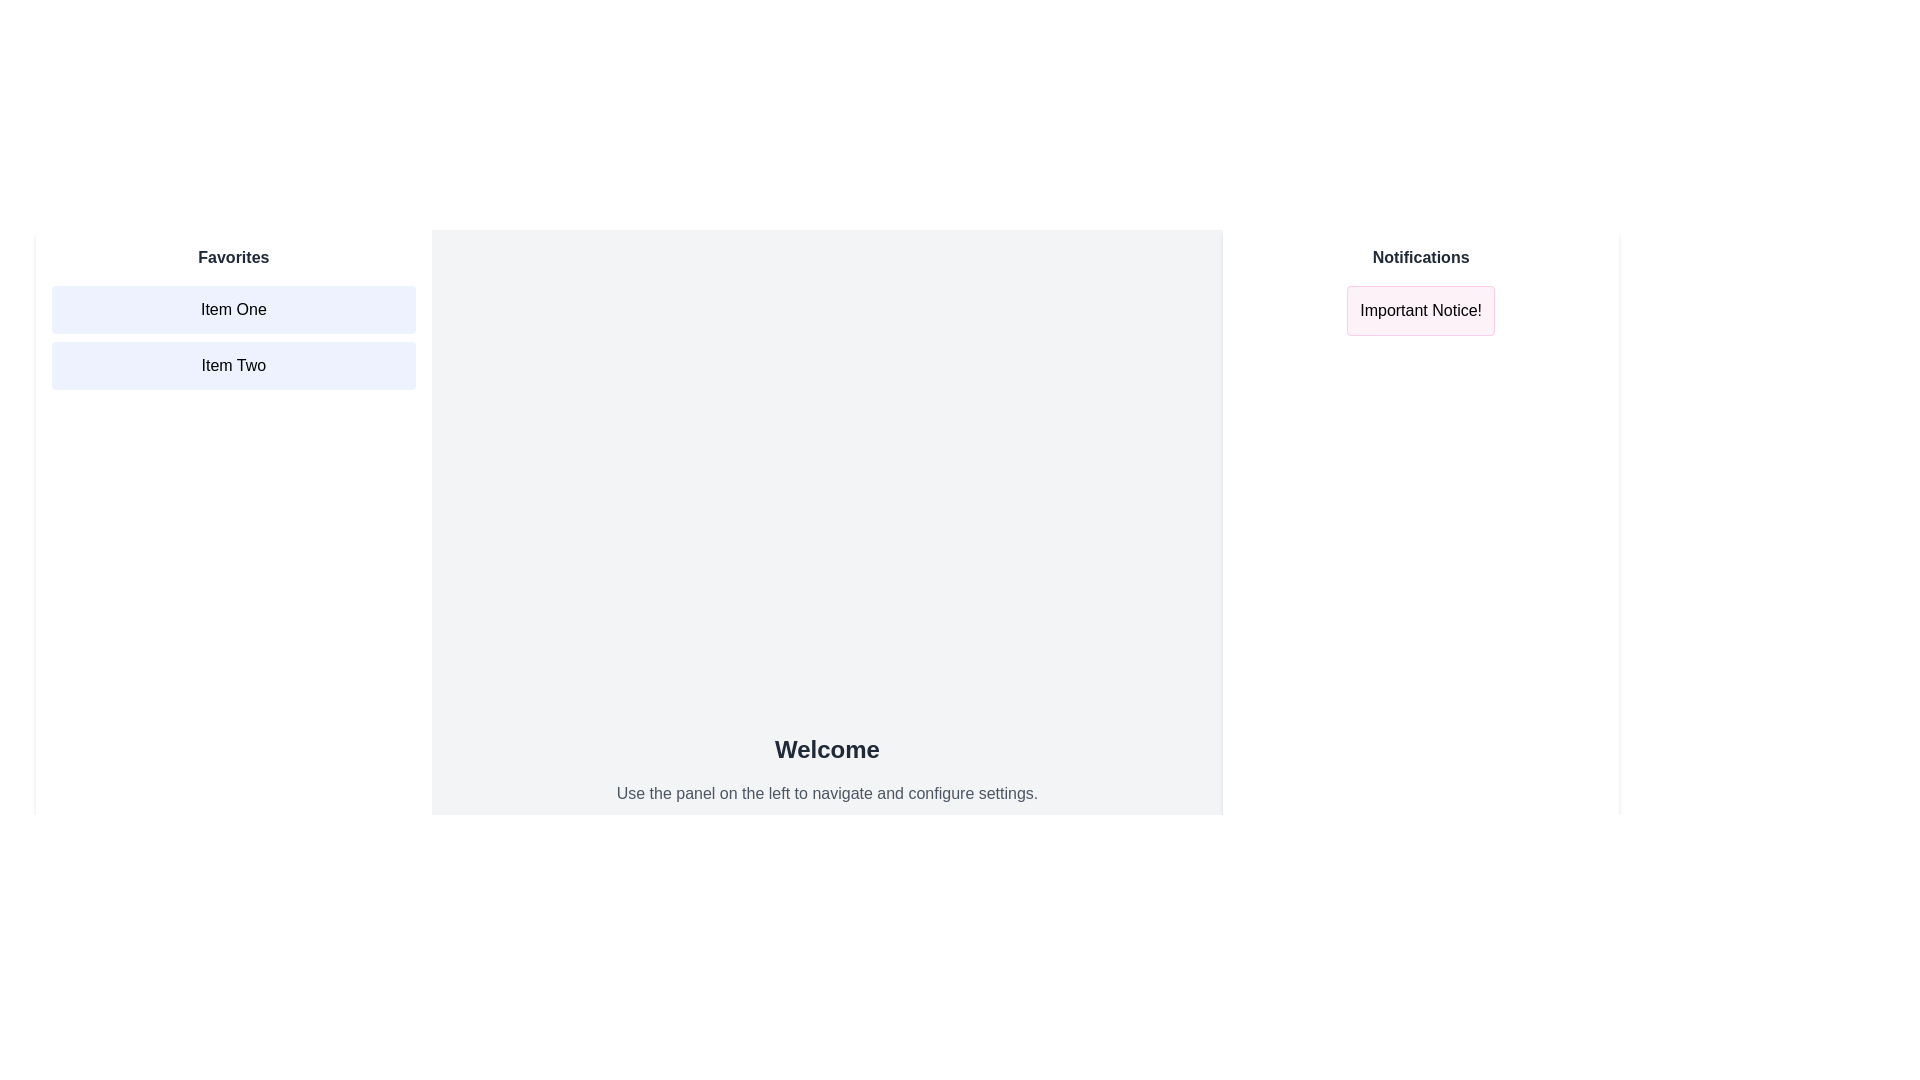 The width and height of the screenshot is (1920, 1080). Describe the element at coordinates (233, 309) in the screenshot. I see `the list item labeled 'Item One', which is positioned at the top of the menu or list, allowing interaction with it` at that location.